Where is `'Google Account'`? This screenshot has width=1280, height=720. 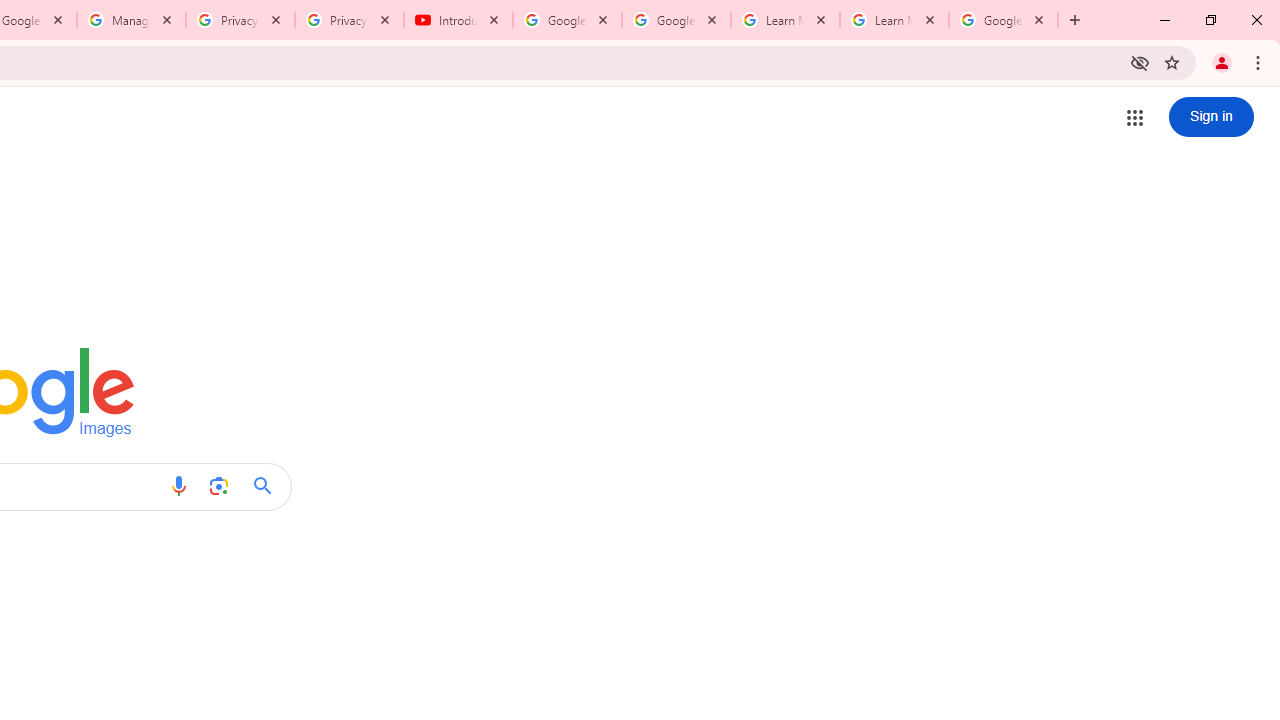 'Google Account' is located at coordinates (1003, 20).